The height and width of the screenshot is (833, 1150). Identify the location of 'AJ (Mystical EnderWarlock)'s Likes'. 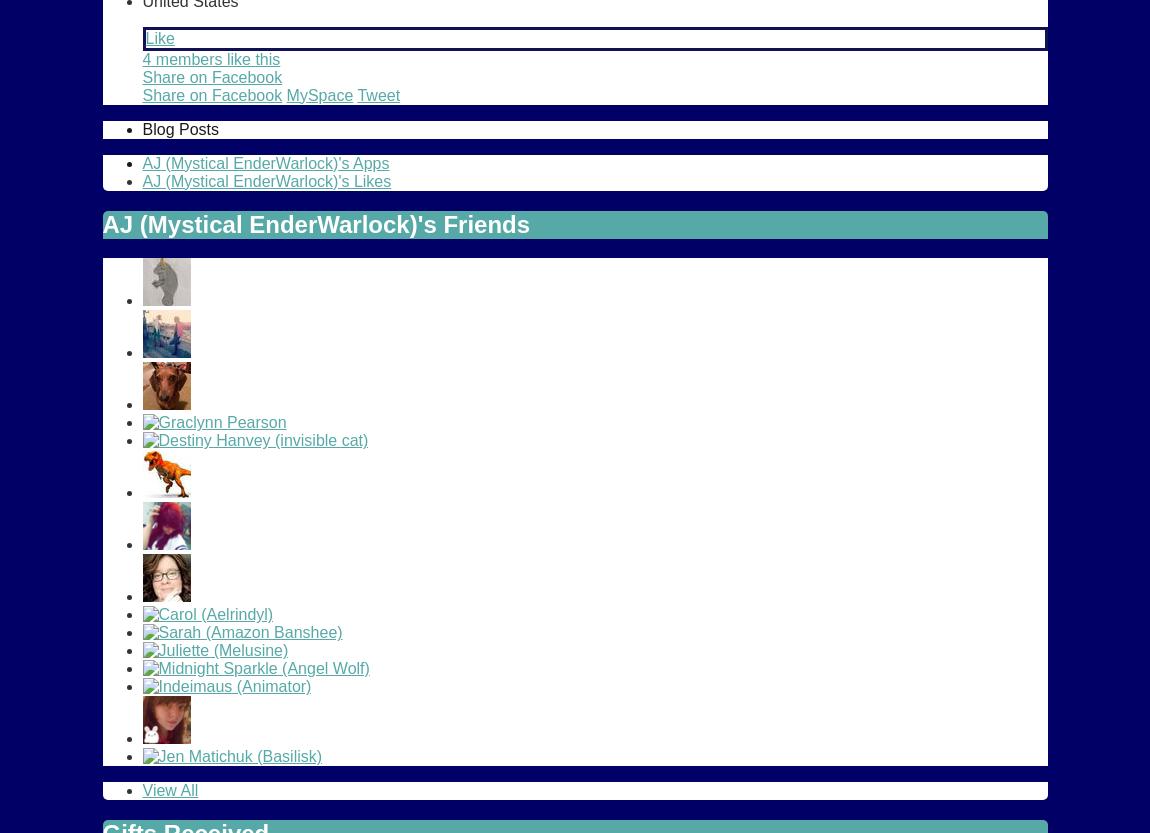
(141, 179).